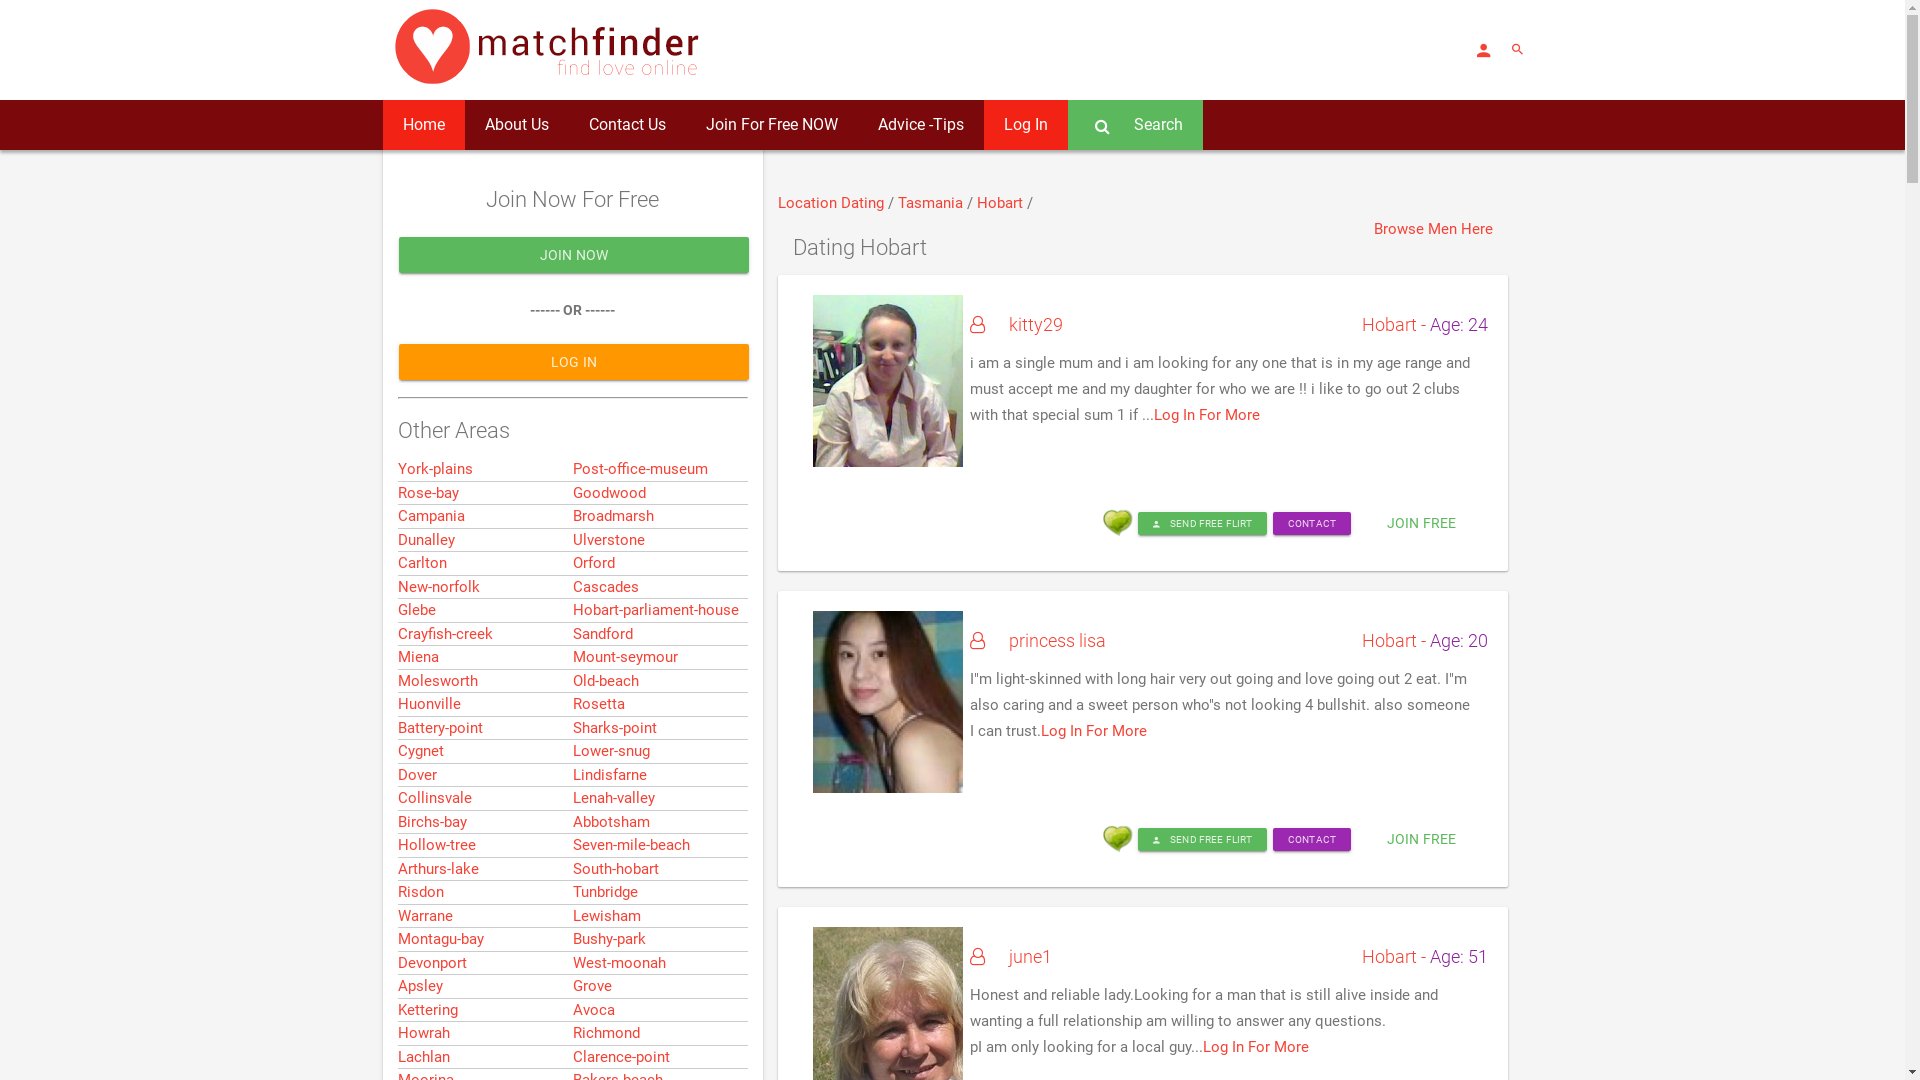 The image size is (1920, 1080). Describe the element at coordinates (434, 797) in the screenshot. I see `'Collinsvale'` at that location.